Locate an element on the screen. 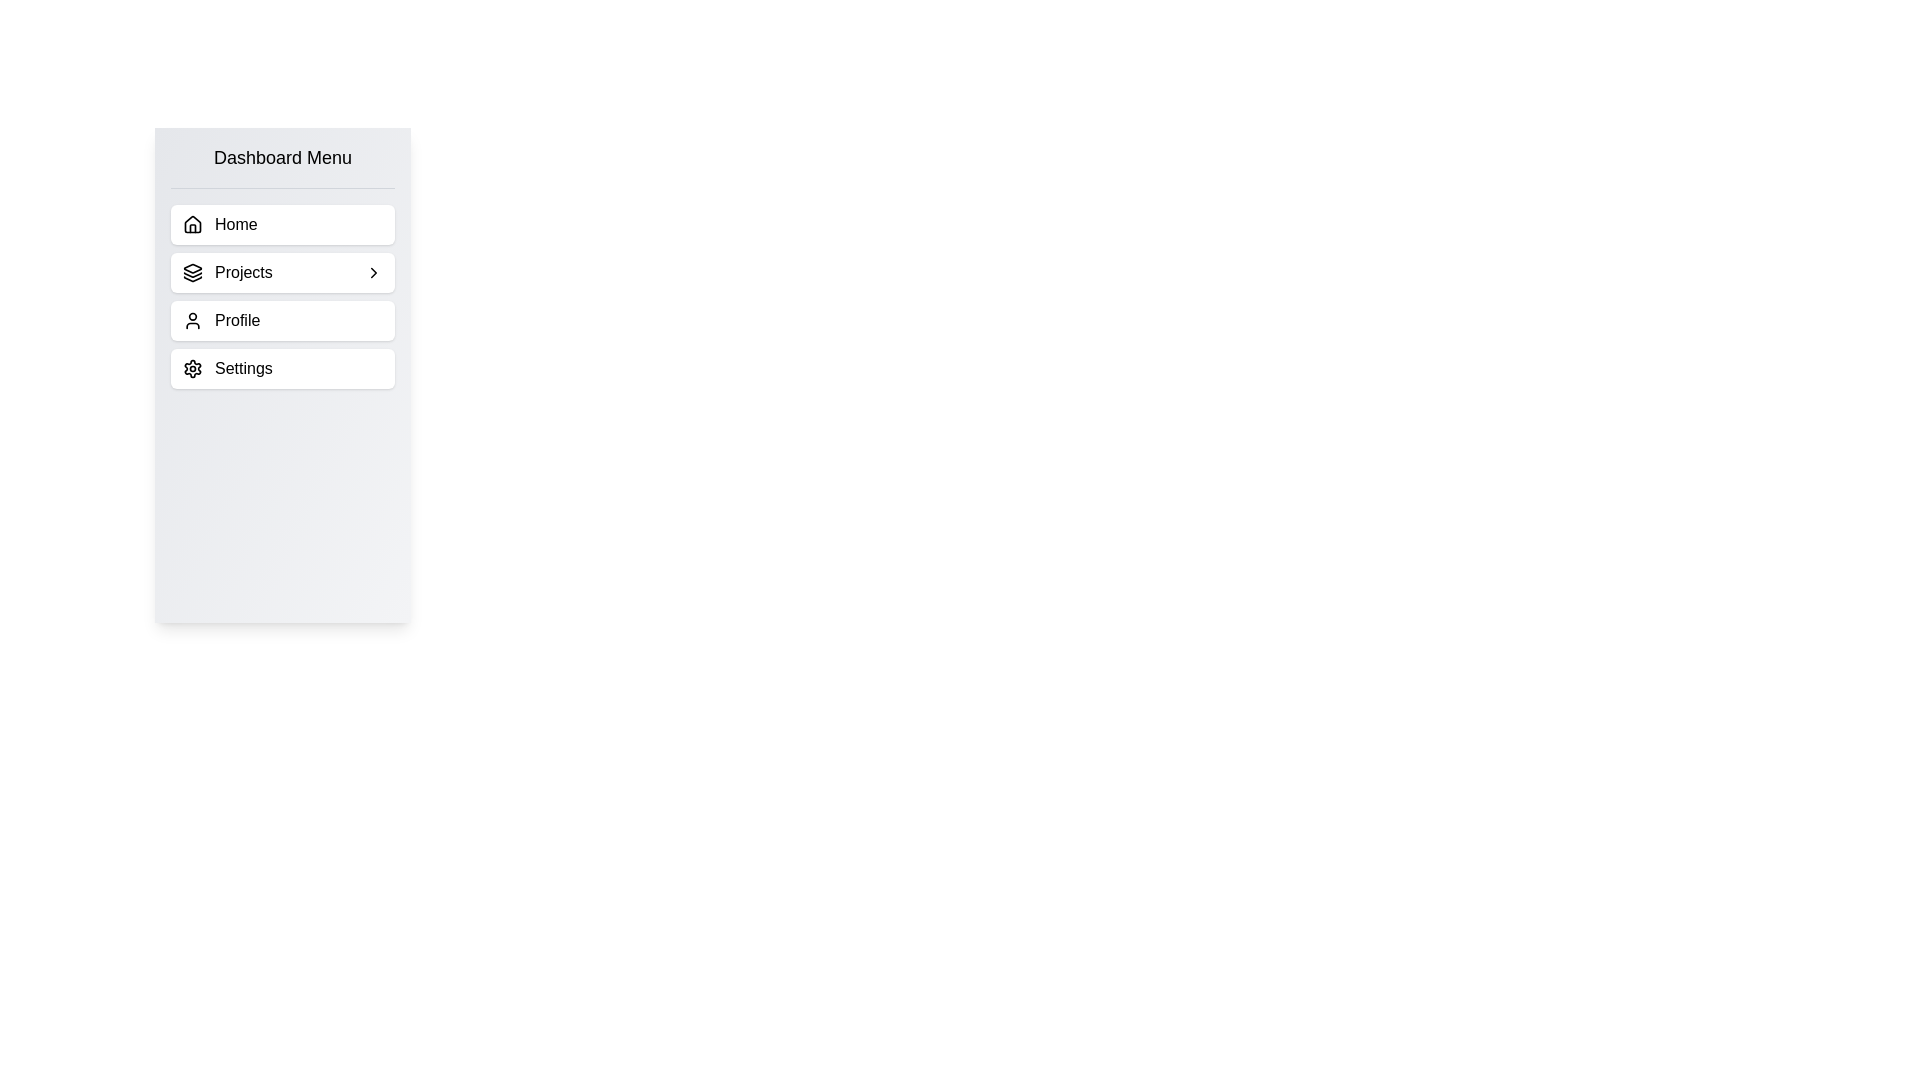  the third option in the 'Dashboard Menu' sidebar, which serves as a navigation link to the user's profile page is located at coordinates (282, 319).